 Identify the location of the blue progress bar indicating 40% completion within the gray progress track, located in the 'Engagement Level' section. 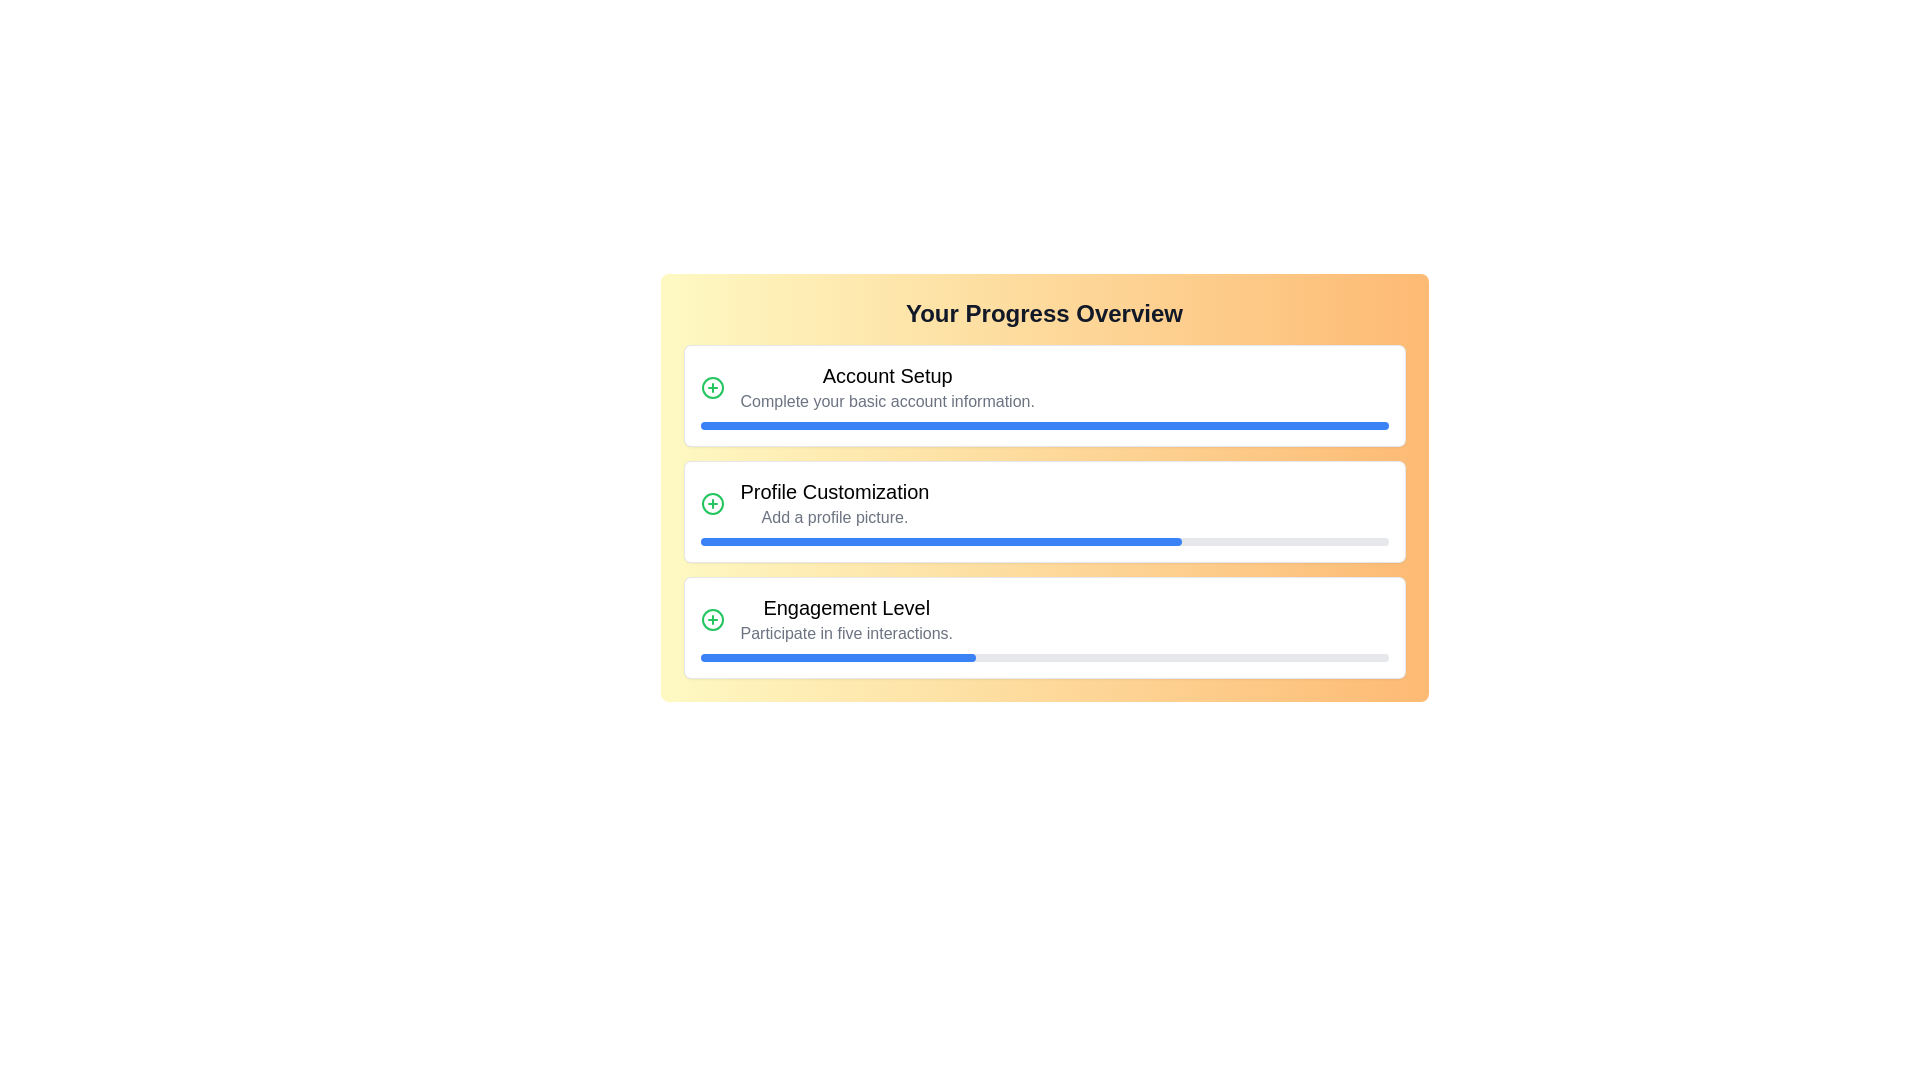
(838, 658).